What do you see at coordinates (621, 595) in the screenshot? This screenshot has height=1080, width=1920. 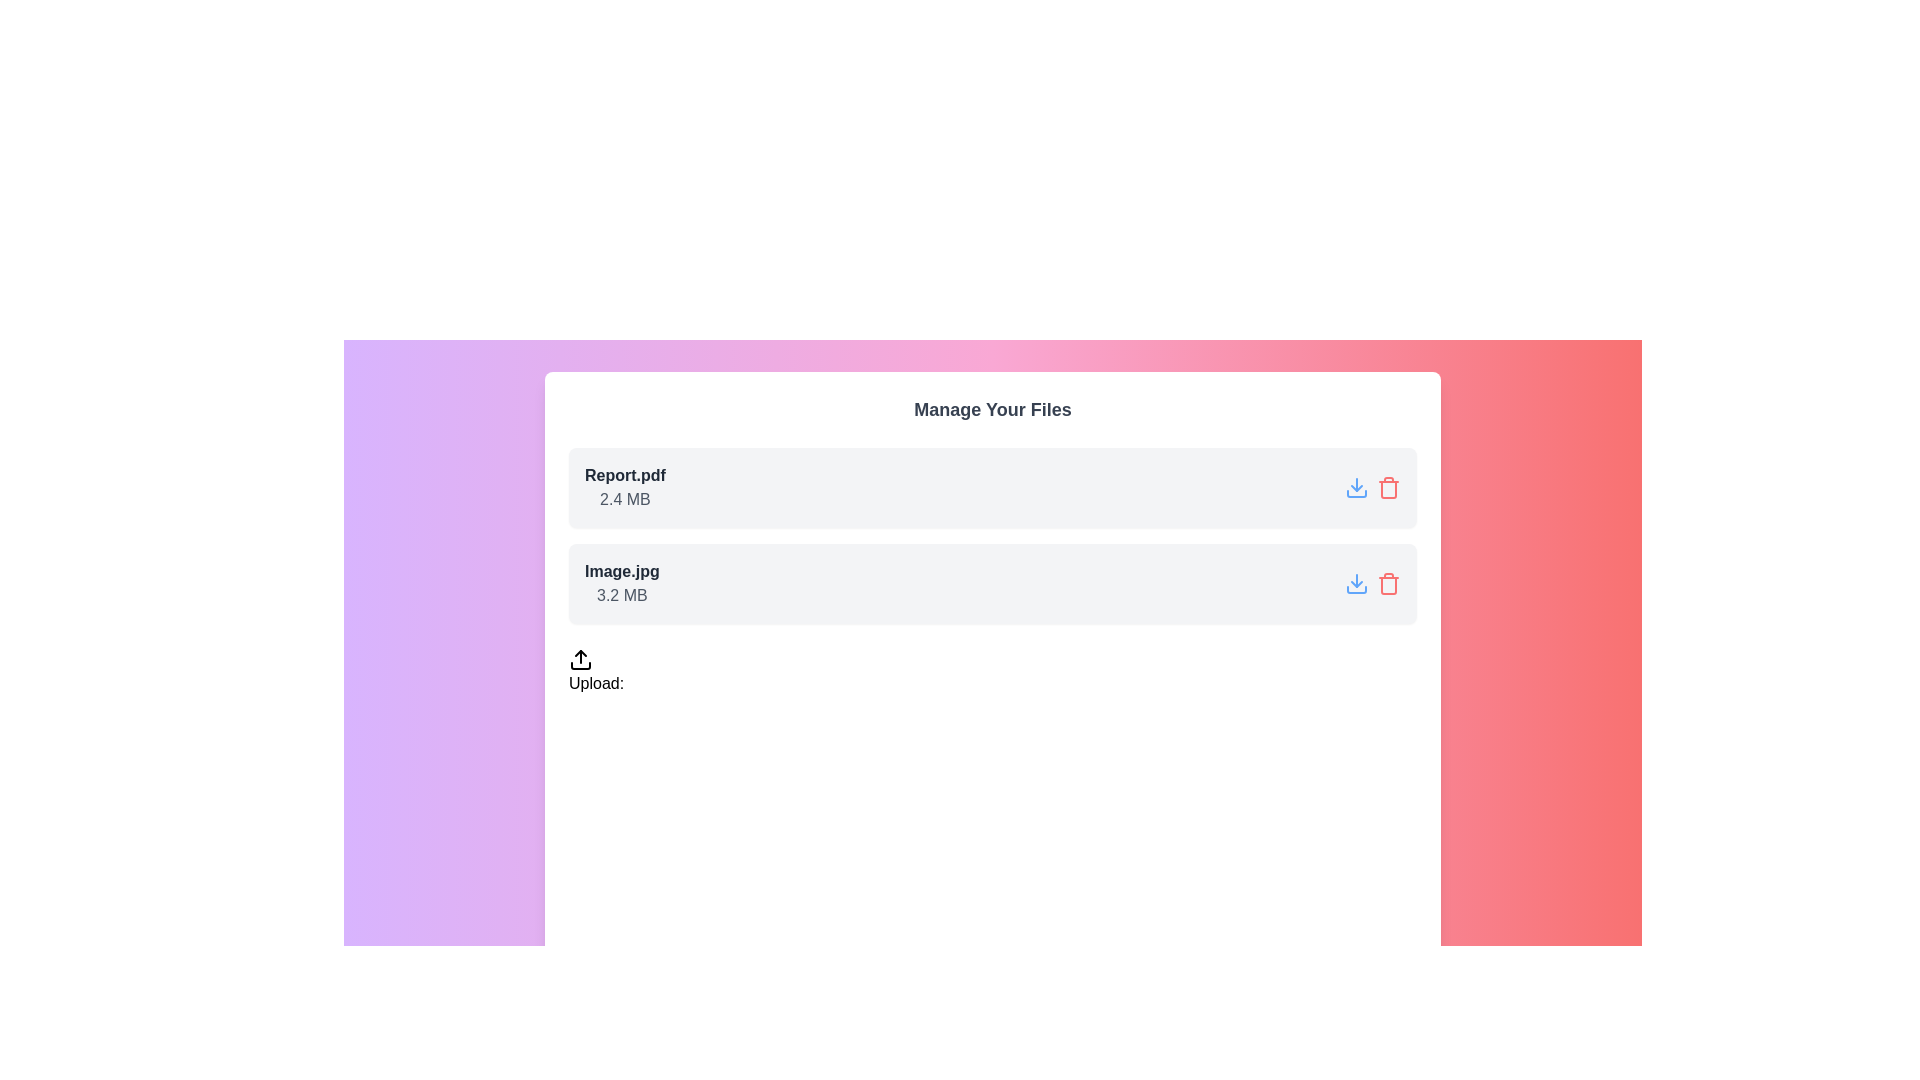 I see `the text label displaying '3.2 MB', which is styled with subdued text and indicates the file size below 'Image.jpg'` at bounding box center [621, 595].